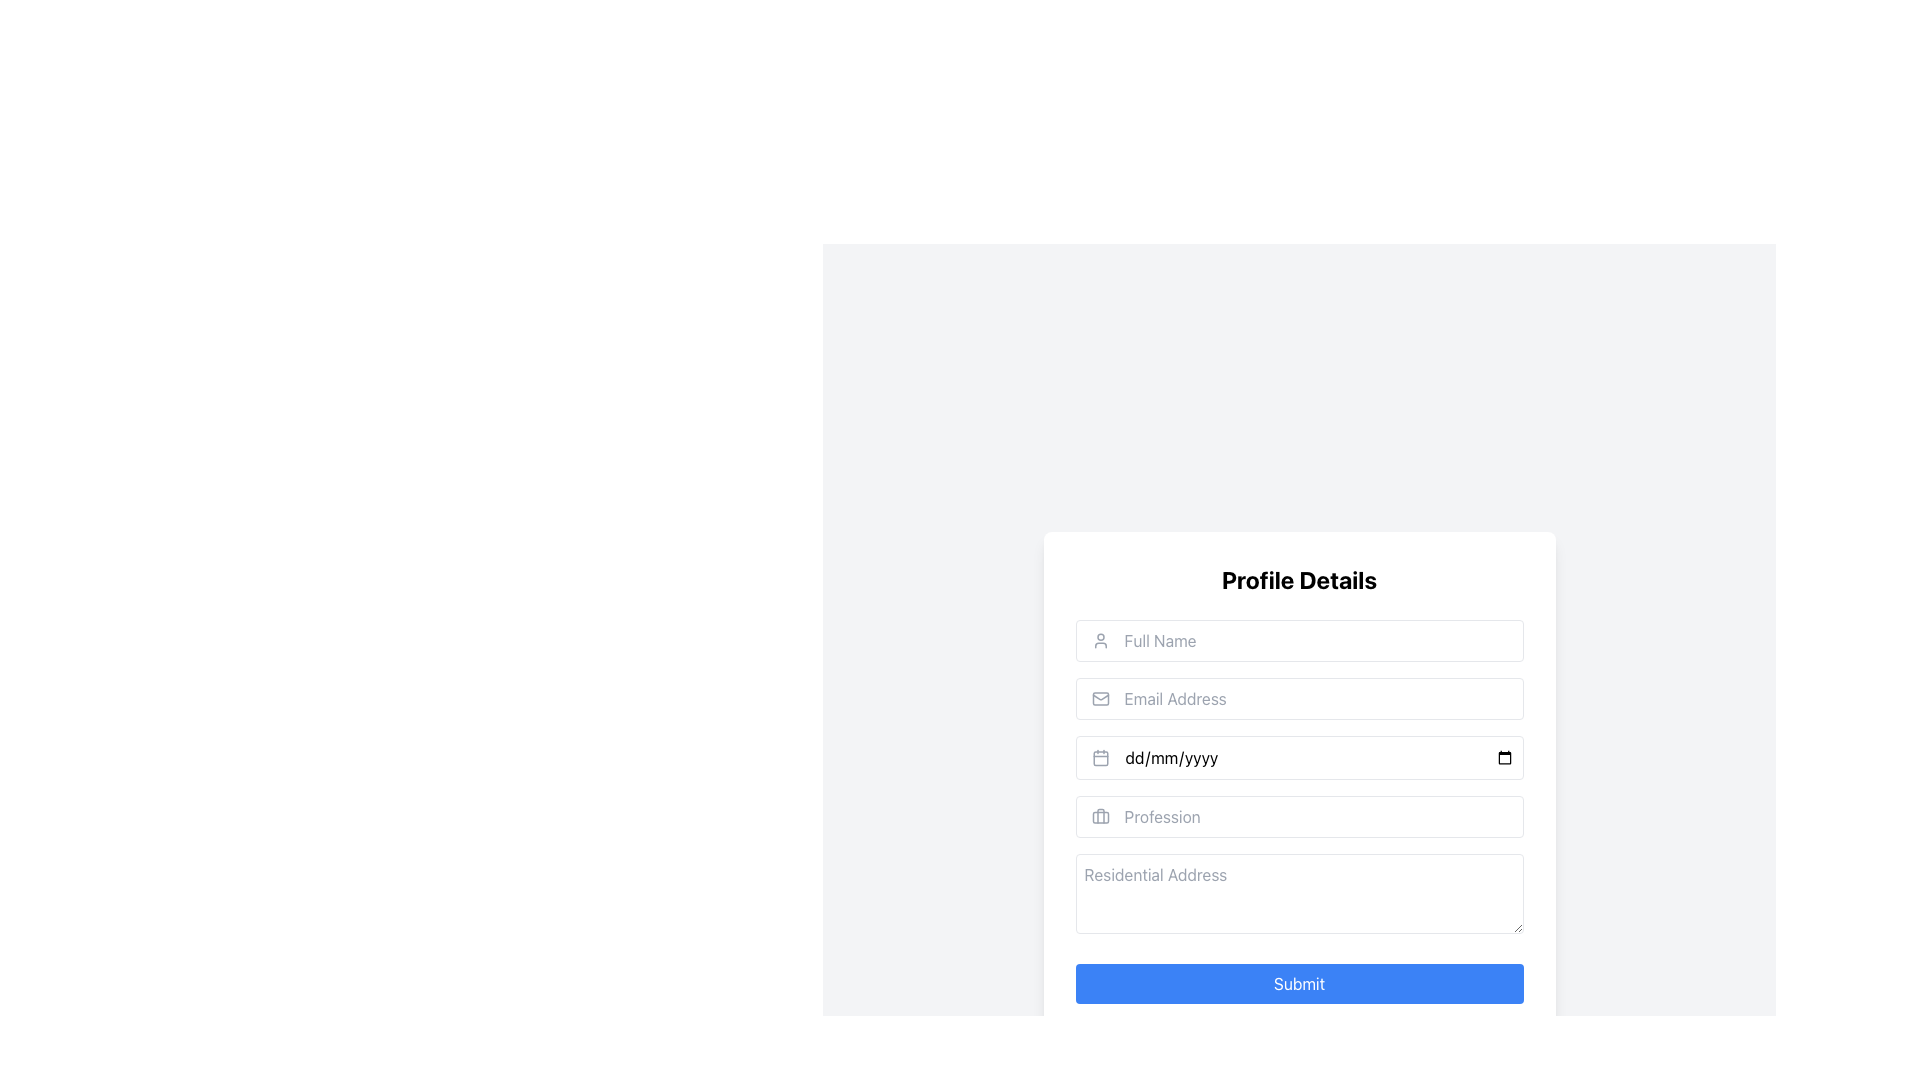  What do you see at coordinates (1099, 817) in the screenshot?
I see `the small gray briefcase icon located to the left of the 'Profession' text input field in the form interface` at bounding box center [1099, 817].